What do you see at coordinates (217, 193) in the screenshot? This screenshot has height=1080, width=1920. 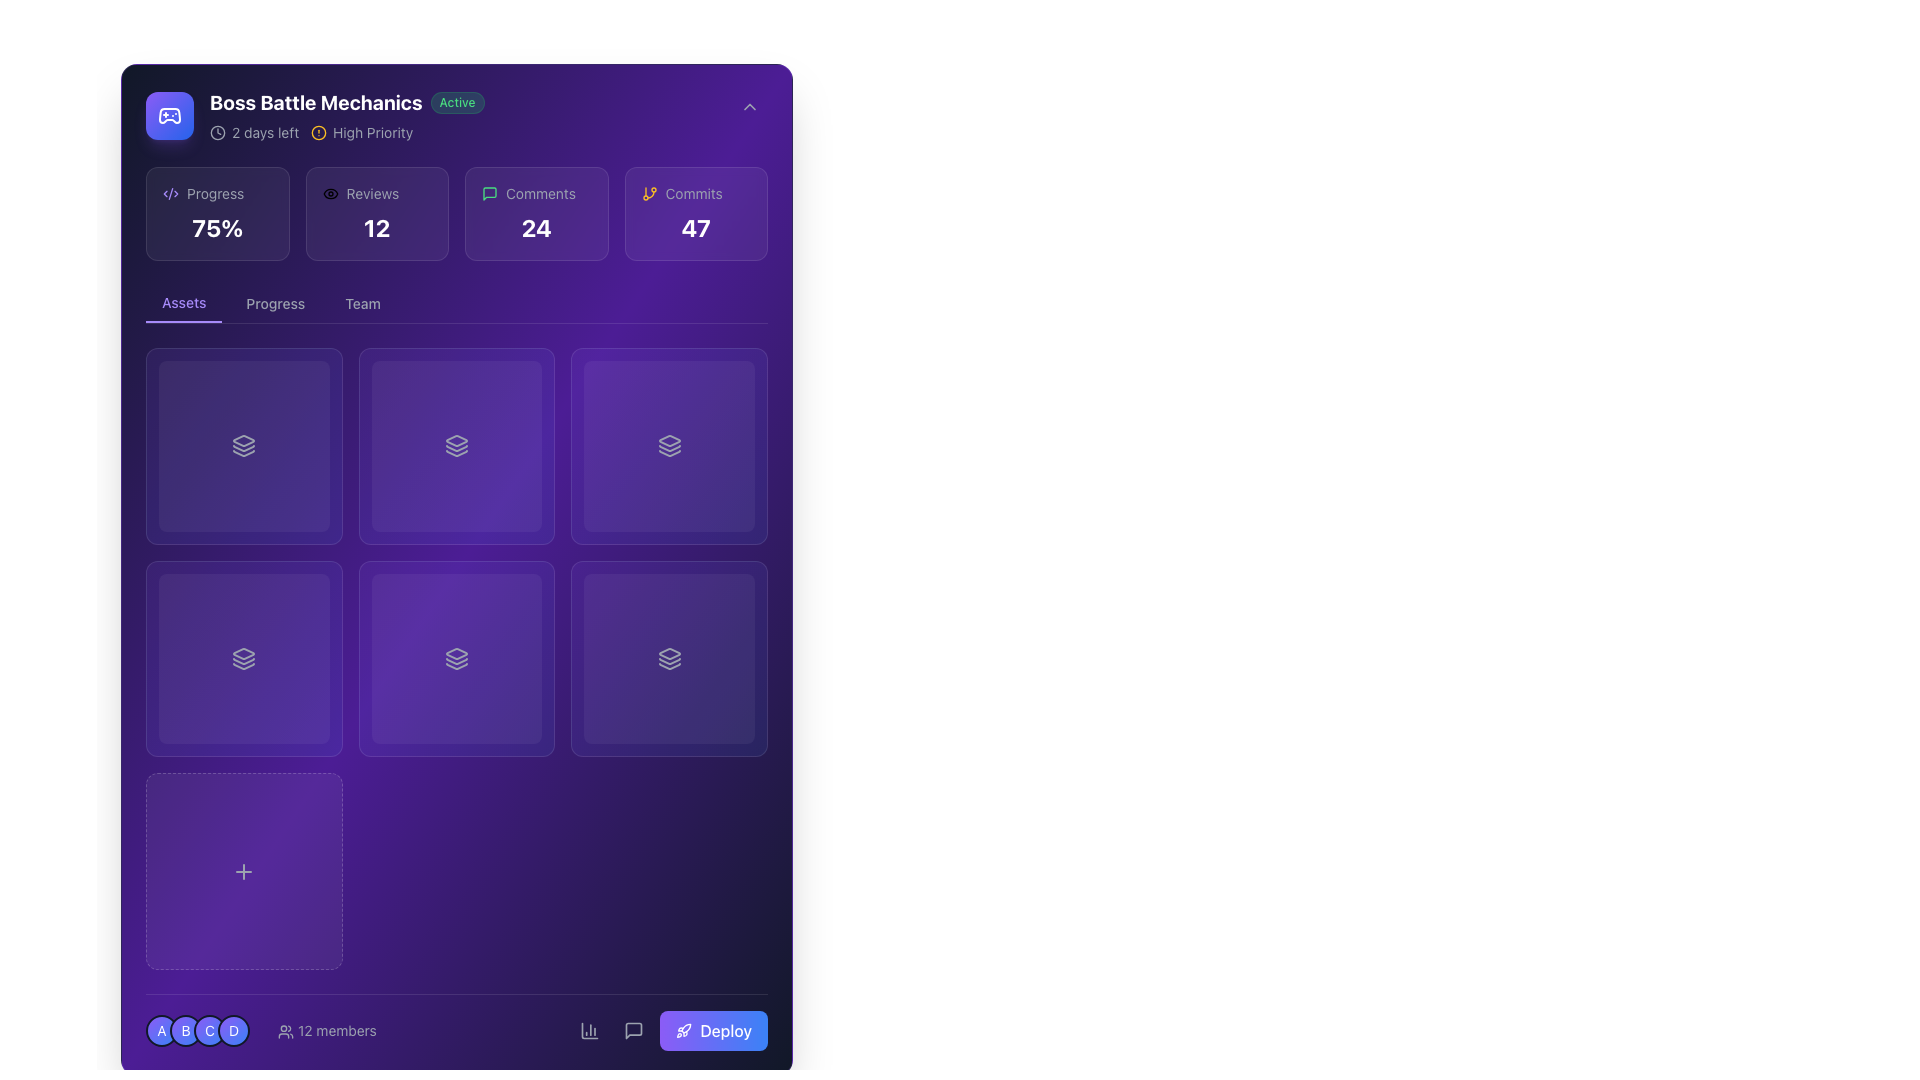 I see `the descriptive title text label located in the header of the first card in the grid of status elements, positioned to the left of the bold '75%' text` at bounding box center [217, 193].